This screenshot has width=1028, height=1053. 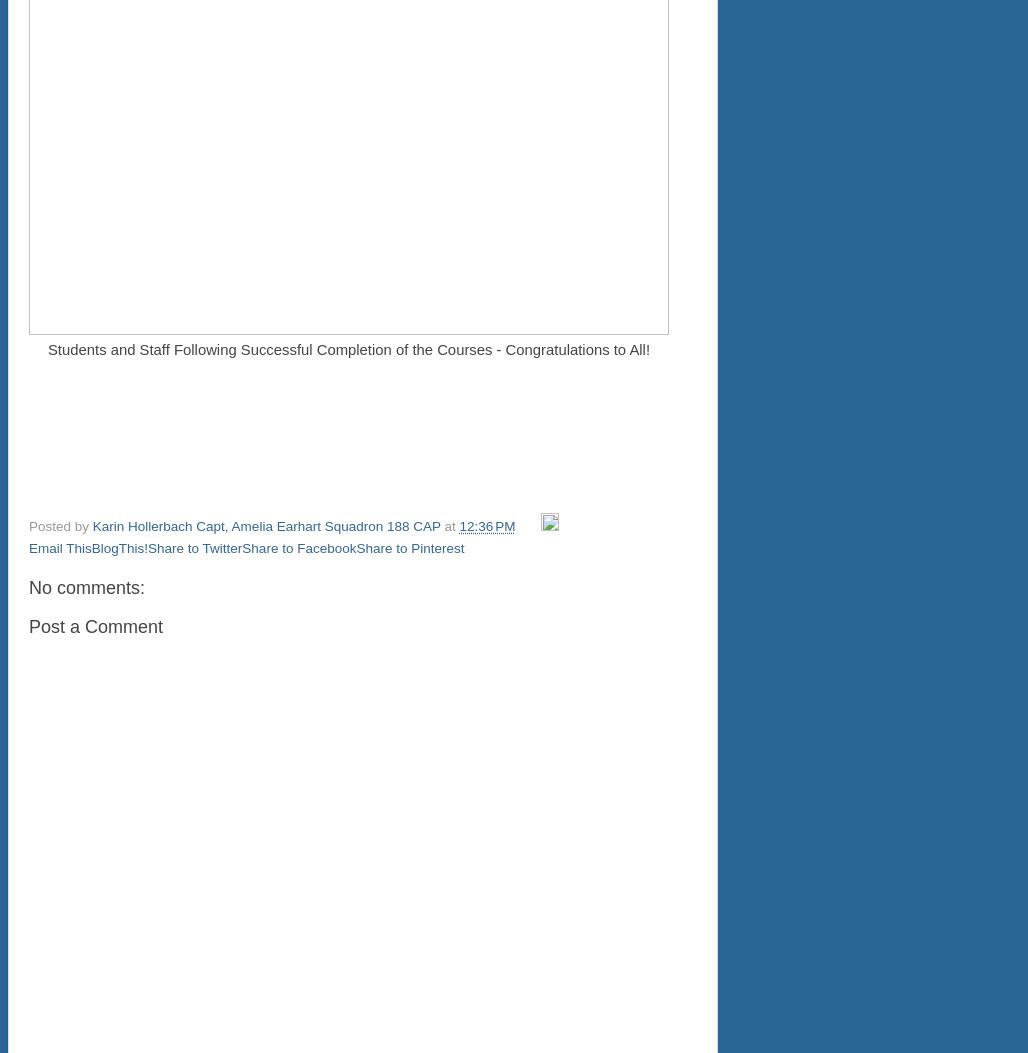 What do you see at coordinates (60, 547) in the screenshot?
I see `'Email This'` at bounding box center [60, 547].